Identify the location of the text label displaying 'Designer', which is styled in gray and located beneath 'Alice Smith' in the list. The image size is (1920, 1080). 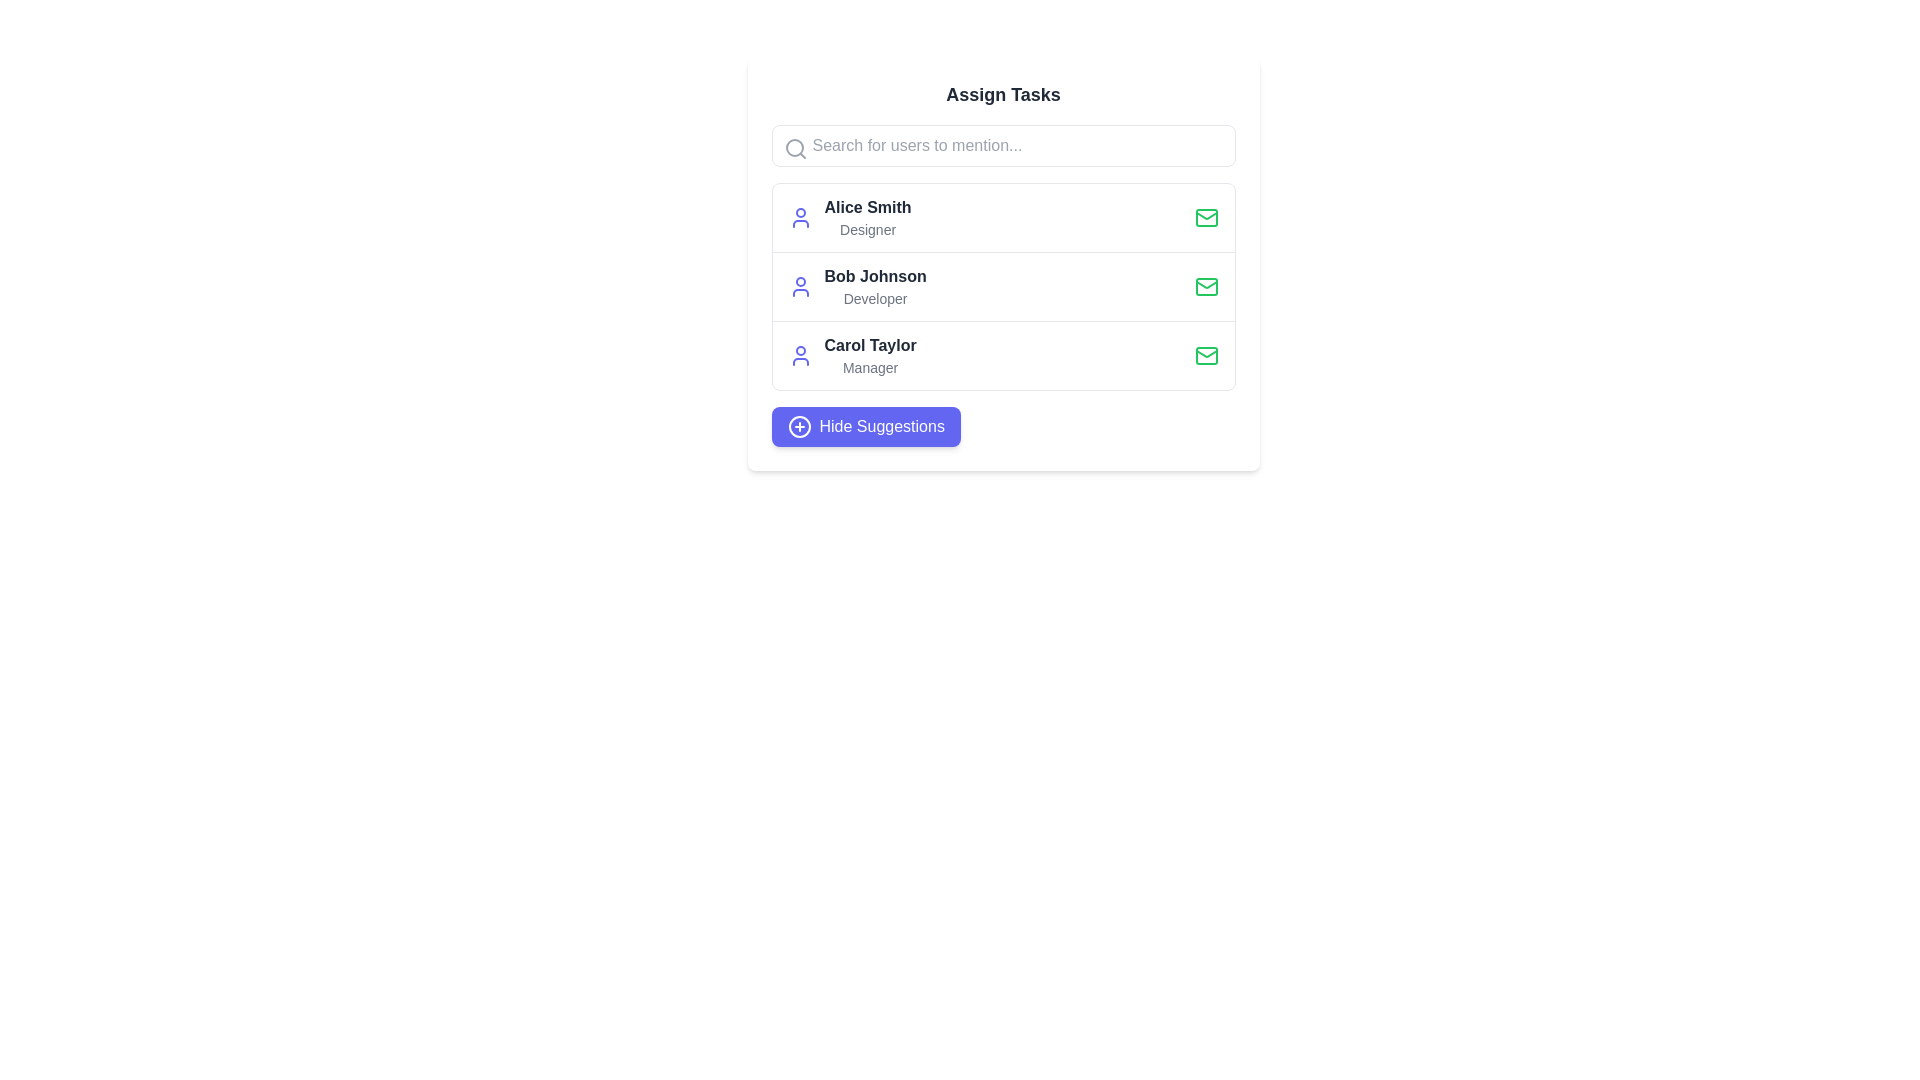
(868, 229).